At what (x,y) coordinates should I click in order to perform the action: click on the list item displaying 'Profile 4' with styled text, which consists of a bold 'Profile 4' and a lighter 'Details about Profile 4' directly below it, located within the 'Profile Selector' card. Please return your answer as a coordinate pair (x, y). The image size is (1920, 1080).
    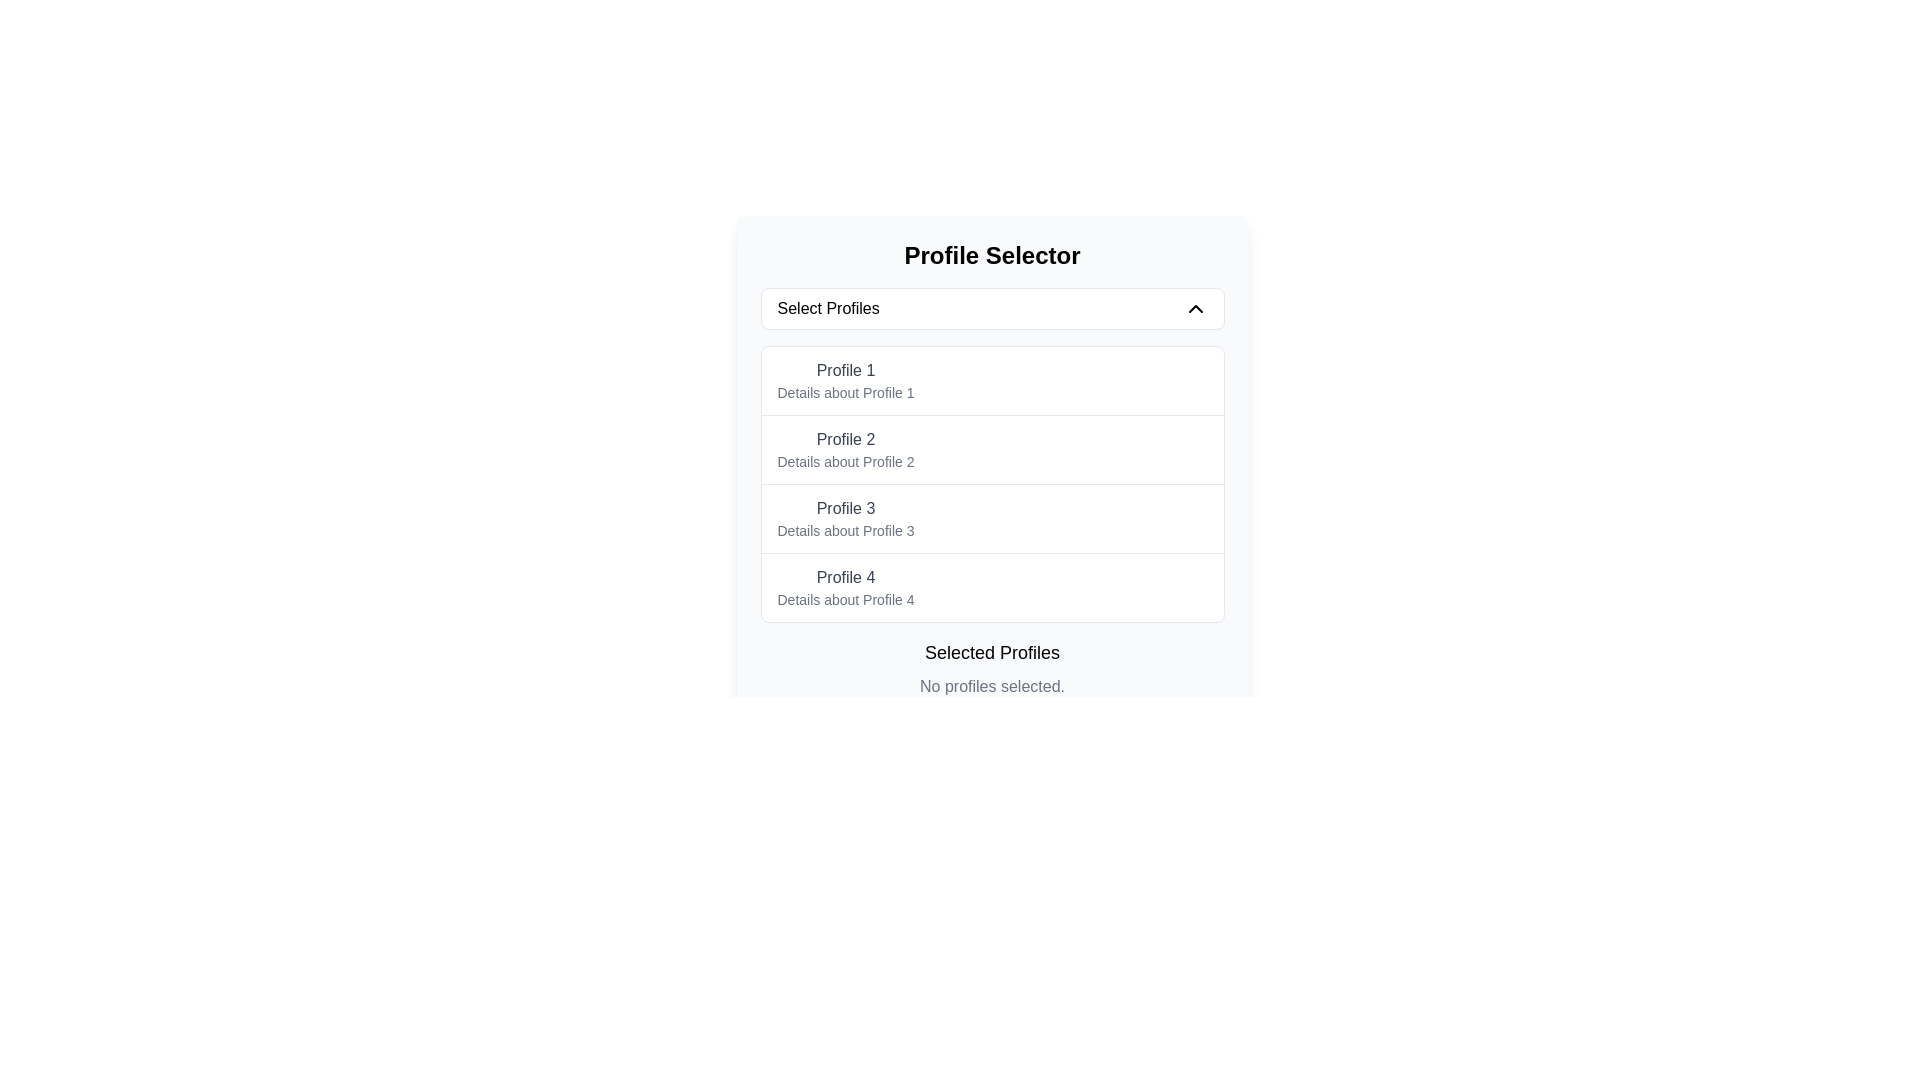
    Looking at the image, I should click on (845, 586).